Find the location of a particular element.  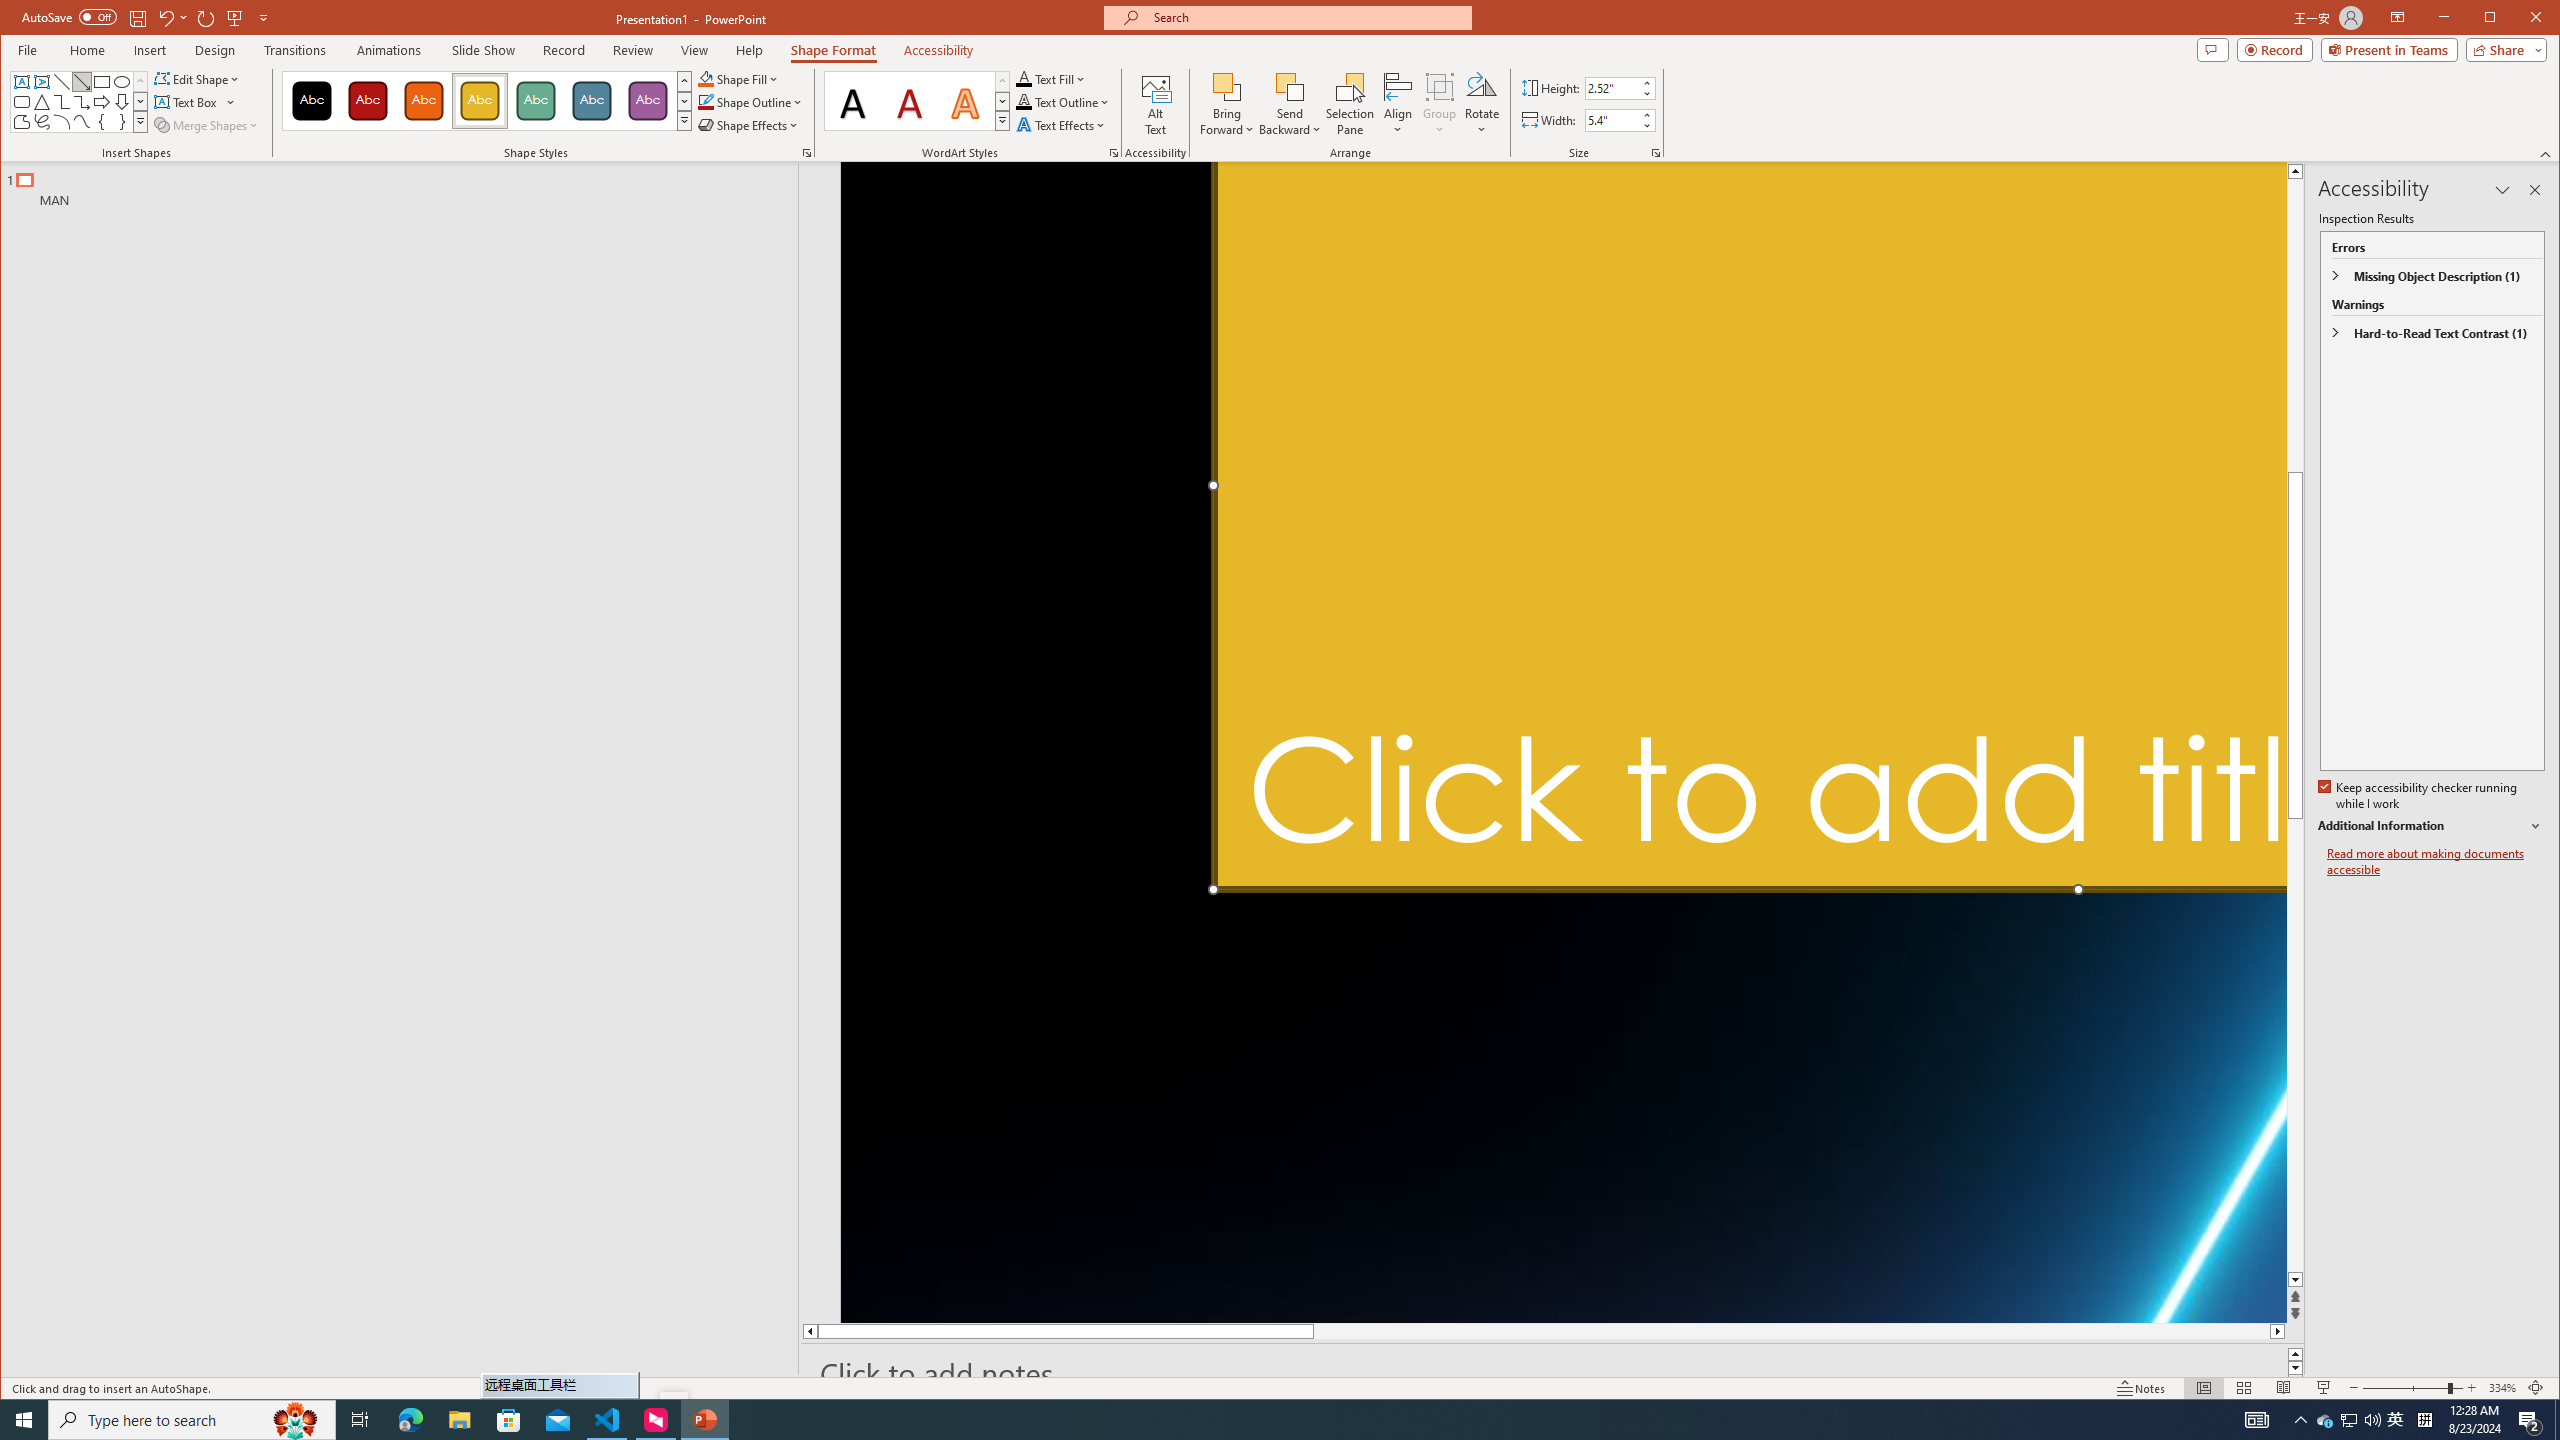

'Shape Height' is located at coordinates (1611, 88).